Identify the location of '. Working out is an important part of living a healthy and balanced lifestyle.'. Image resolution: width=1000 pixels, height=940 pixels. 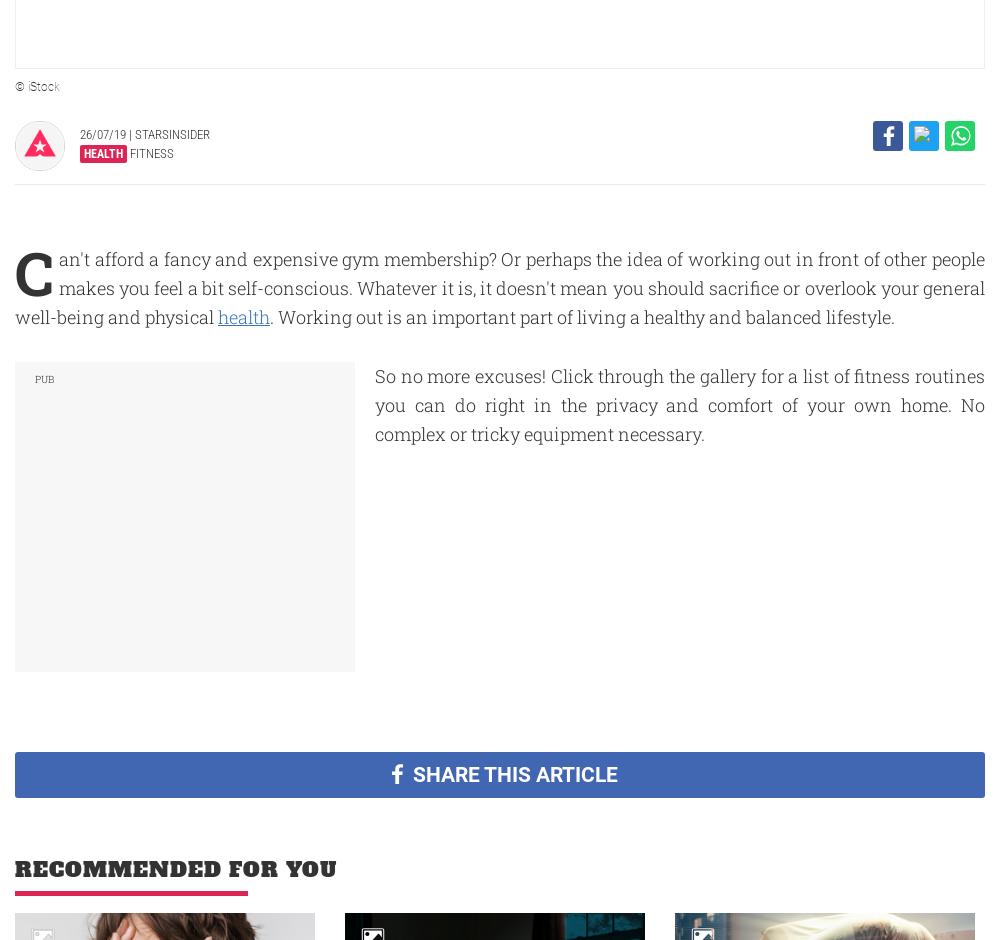
(583, 316).